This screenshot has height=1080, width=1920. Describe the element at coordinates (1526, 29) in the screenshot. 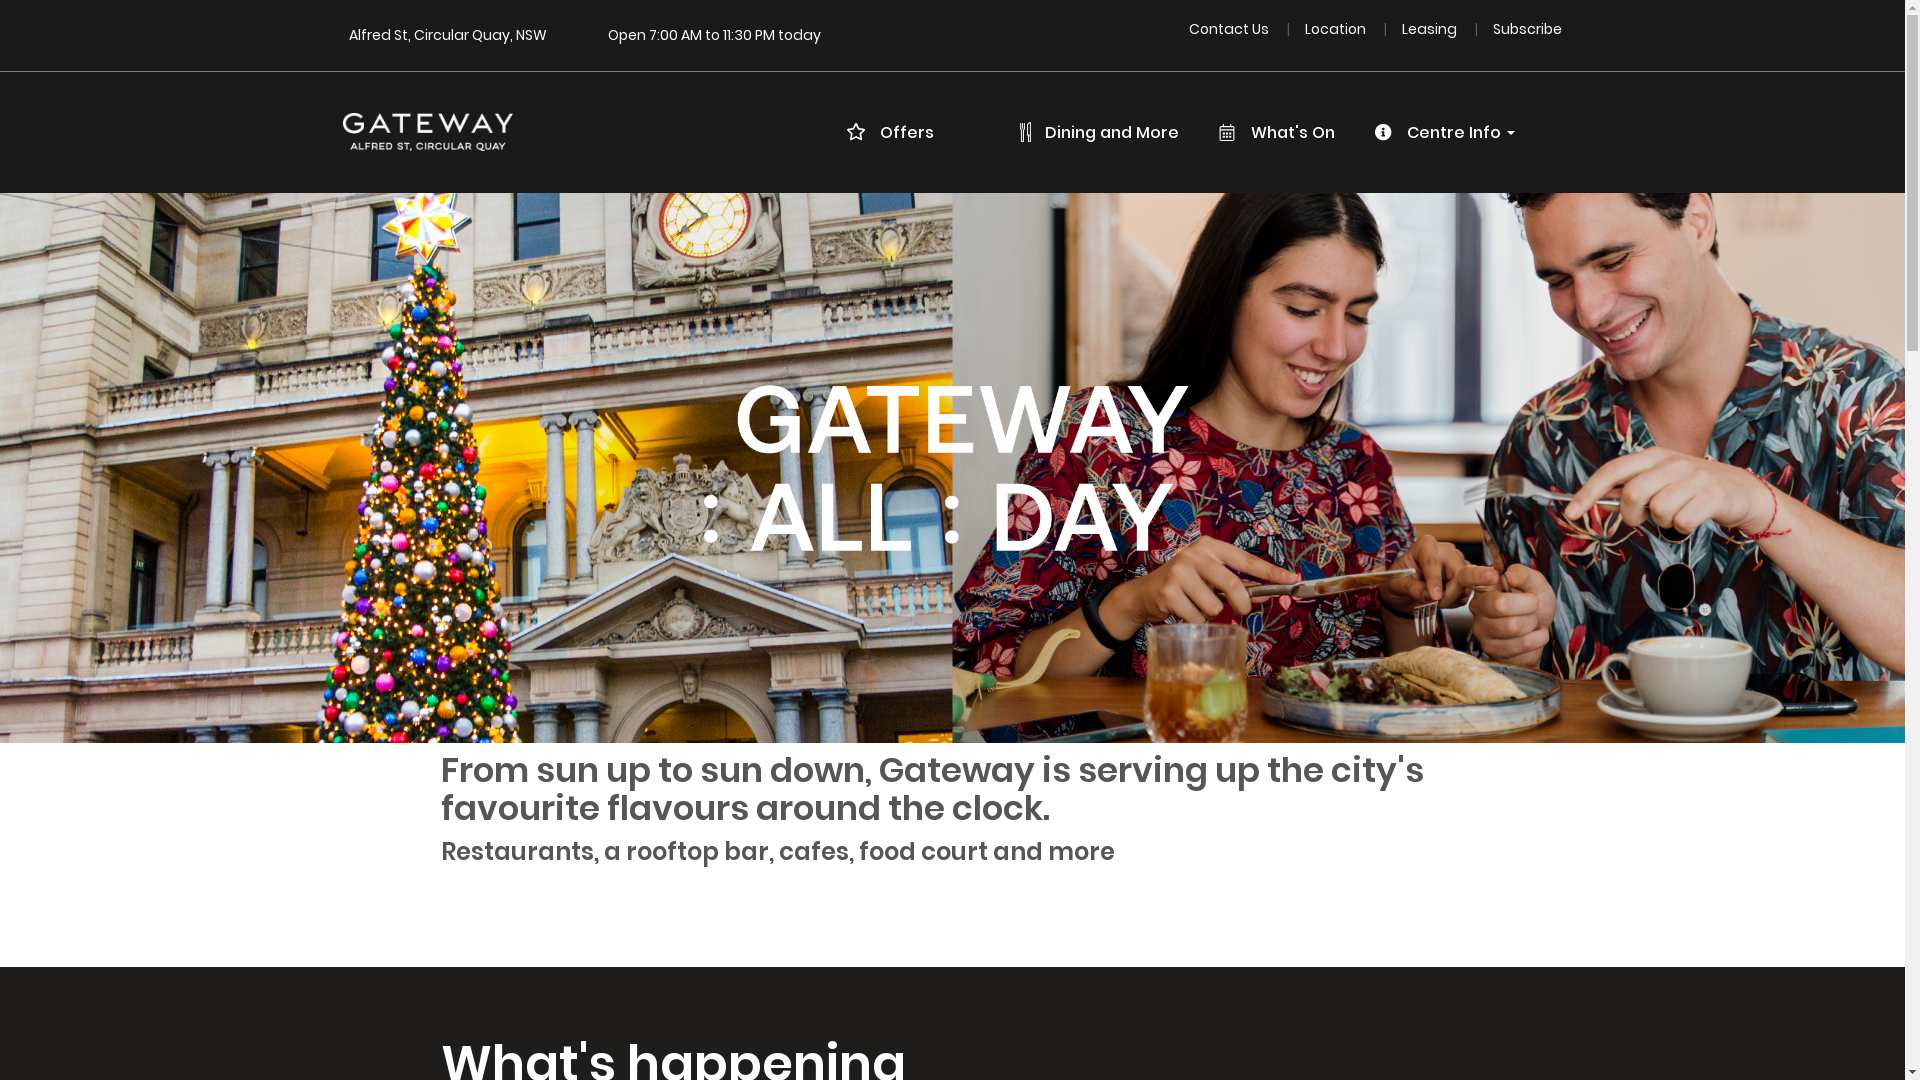

I see `'Subscribe'` at that location.